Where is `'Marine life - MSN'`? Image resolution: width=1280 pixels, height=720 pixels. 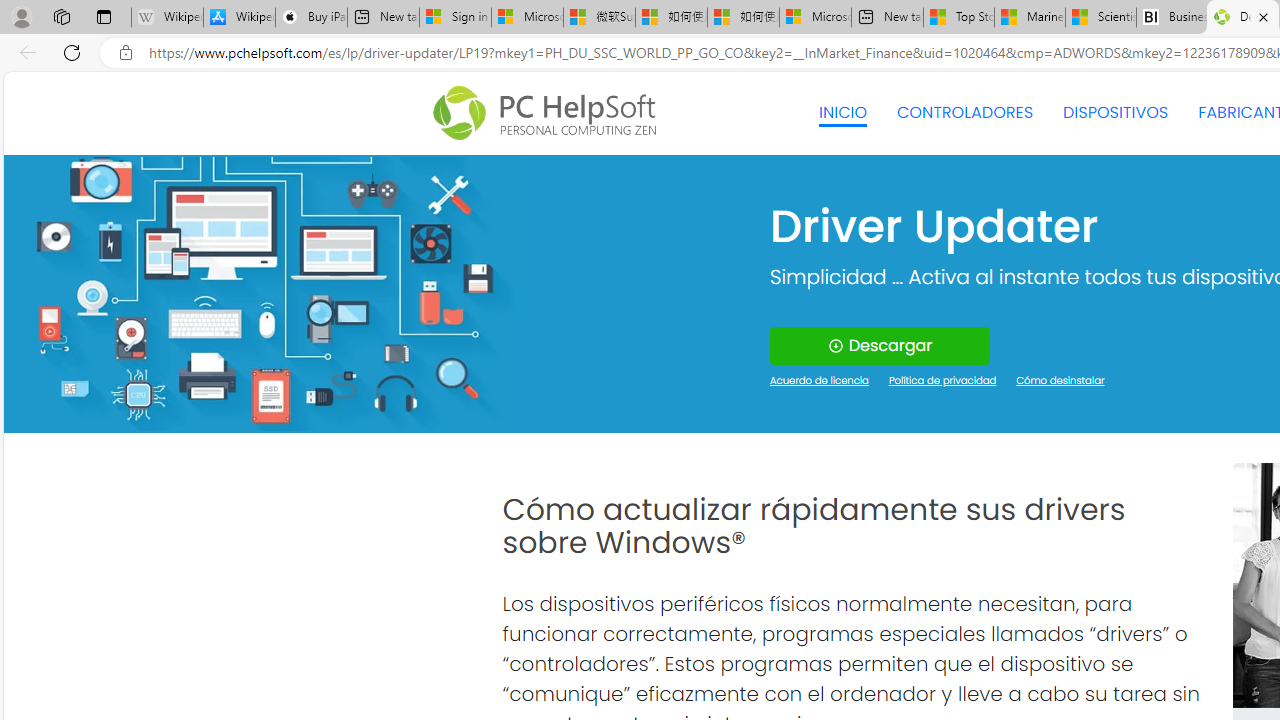
'Marine life - MSN' is located at coordinates (1029, 17).